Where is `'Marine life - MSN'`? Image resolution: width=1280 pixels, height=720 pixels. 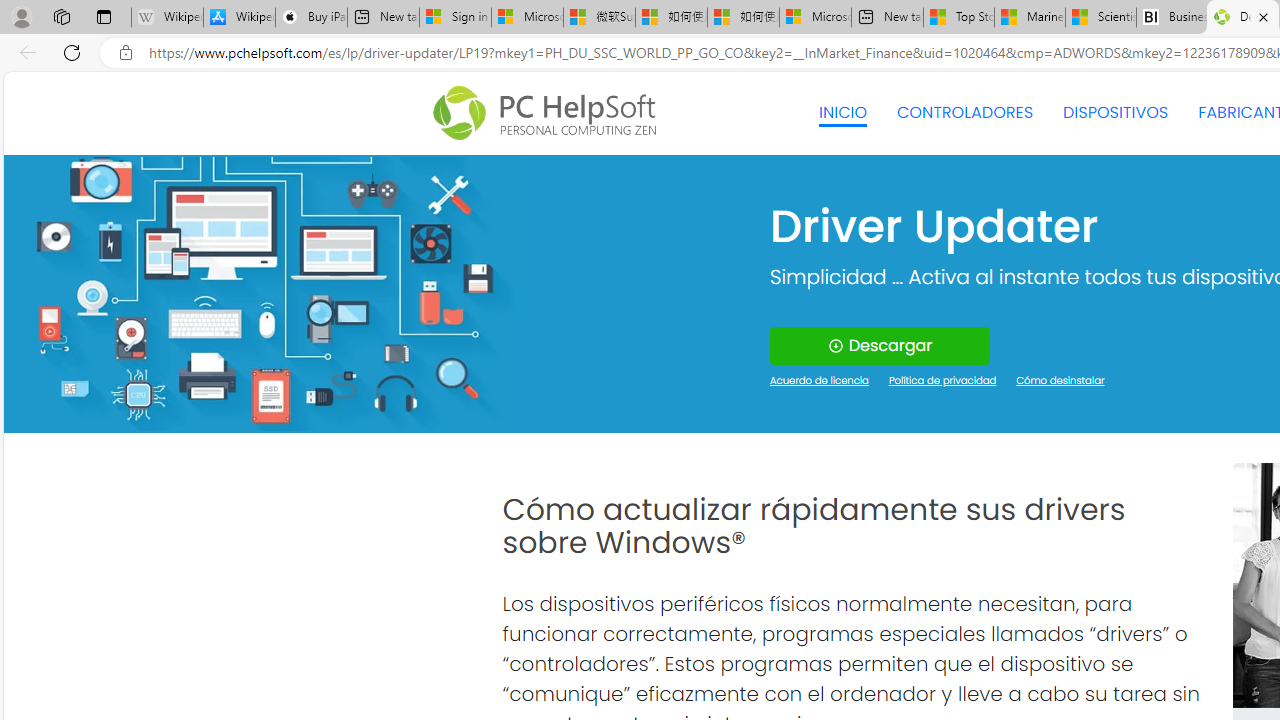
'Marine life - MSN' is located at coordinates (1029, 17).